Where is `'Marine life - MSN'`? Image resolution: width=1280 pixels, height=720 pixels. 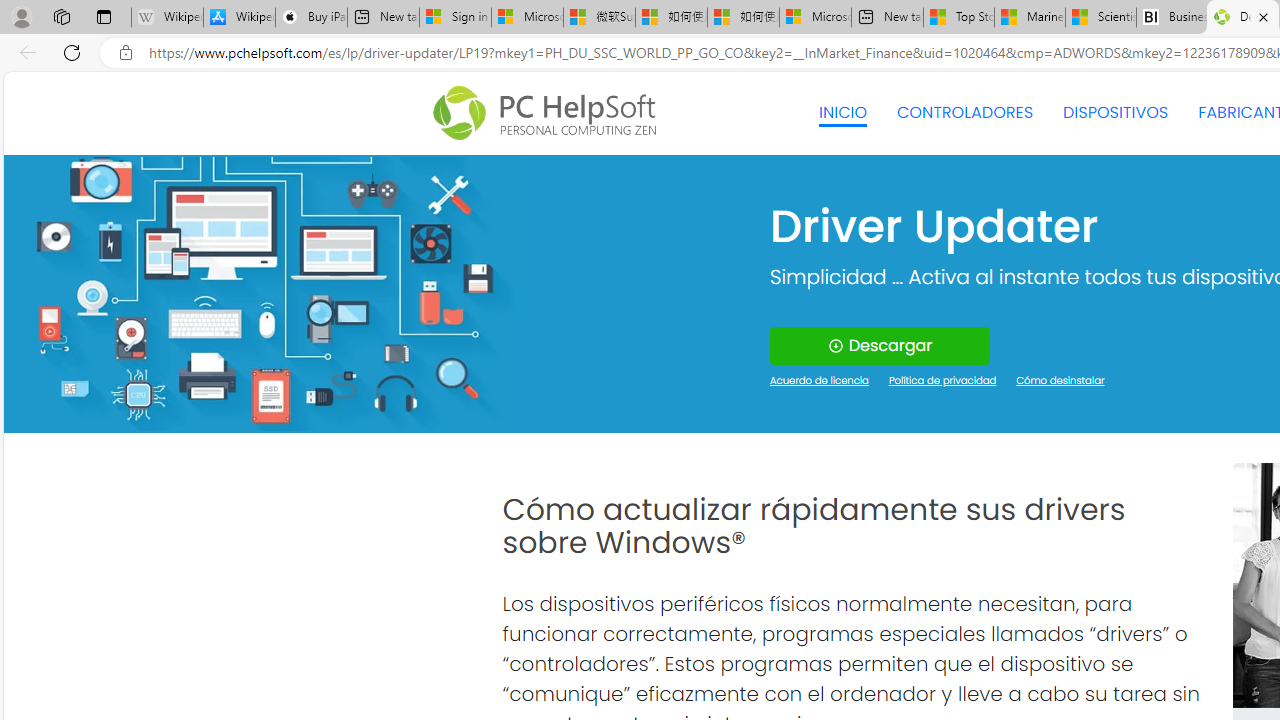
'Marine life - MSN' is located at coordinates (1029, 17).